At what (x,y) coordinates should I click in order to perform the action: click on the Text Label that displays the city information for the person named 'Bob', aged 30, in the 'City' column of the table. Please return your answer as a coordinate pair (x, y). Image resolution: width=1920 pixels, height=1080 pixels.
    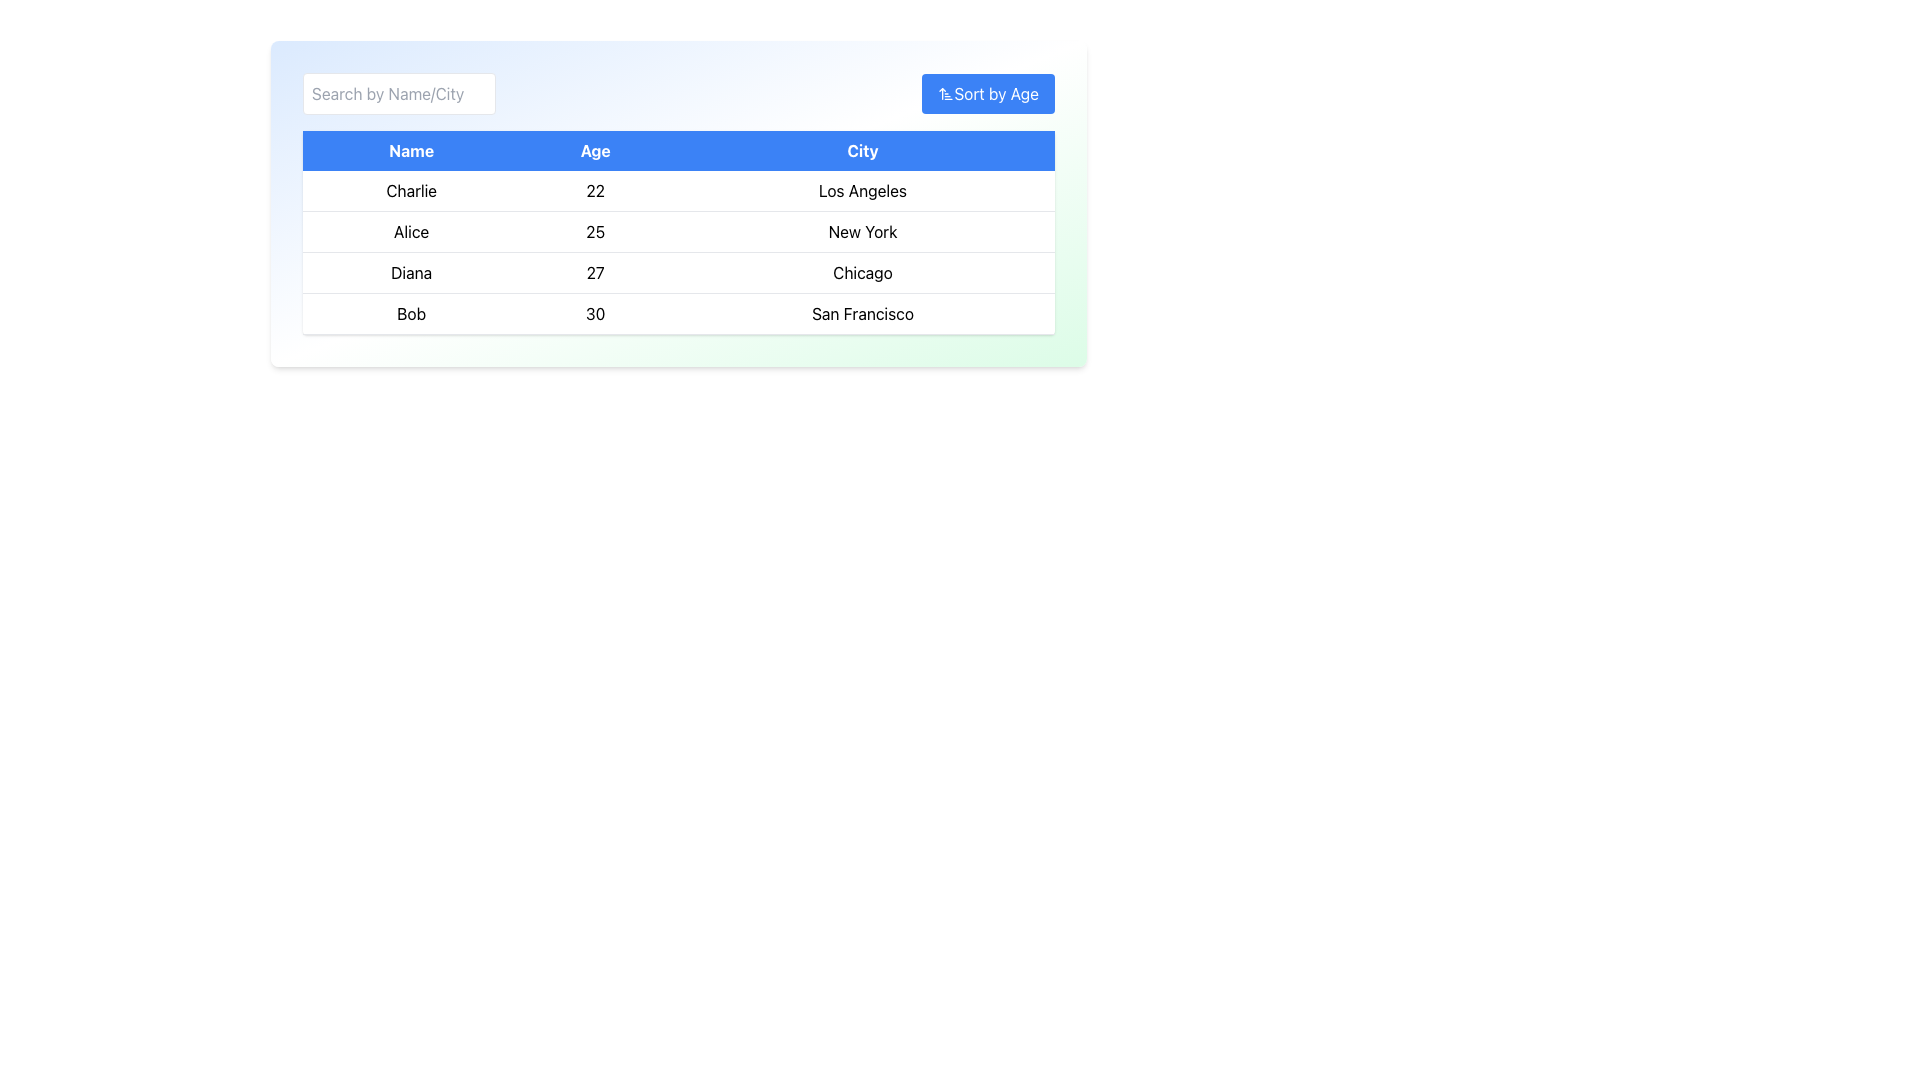
    Looking at the image, I should click on (863, 313).